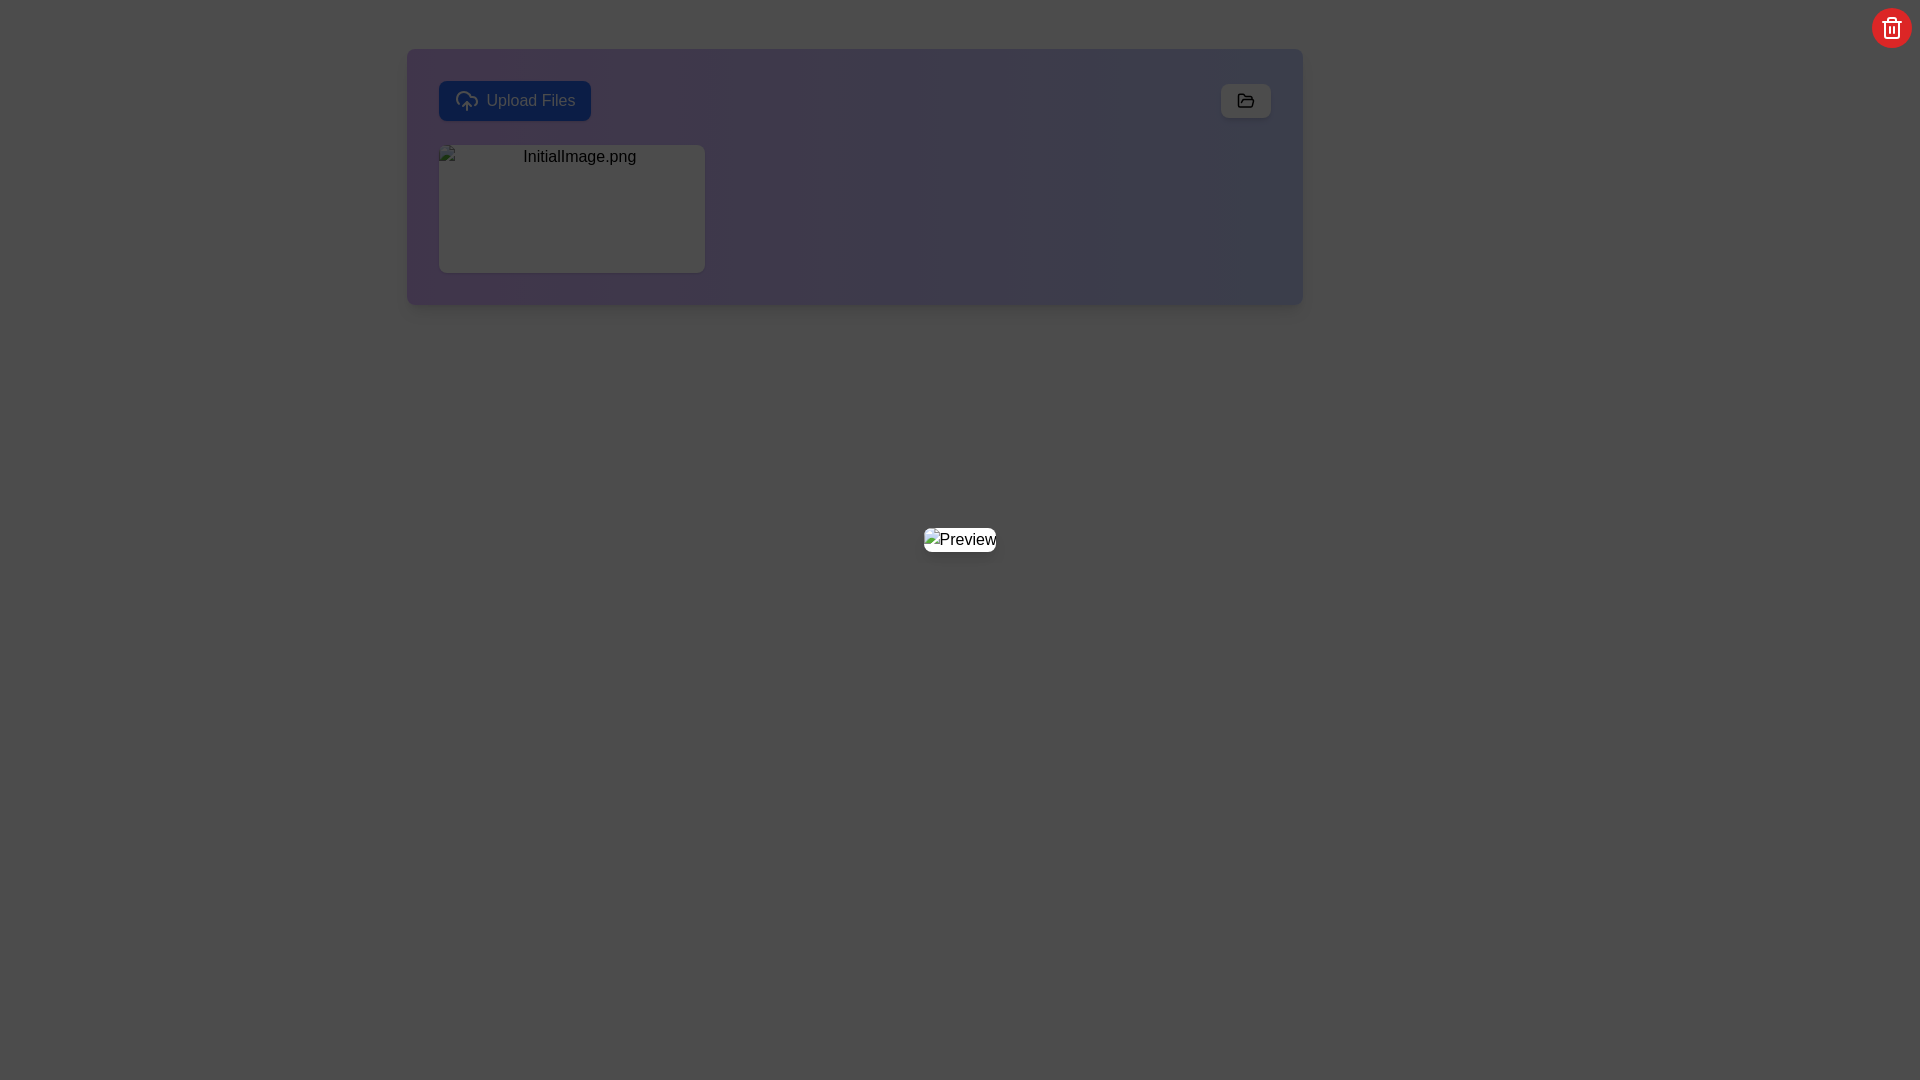 This screenshot has width=1920, height=1080. What do you see at coordinates (1244, 100) in the screenshot?
I see `the decorative icon in the upper-right of the horizontally elongated card element` at bounding box center [1244, 100].